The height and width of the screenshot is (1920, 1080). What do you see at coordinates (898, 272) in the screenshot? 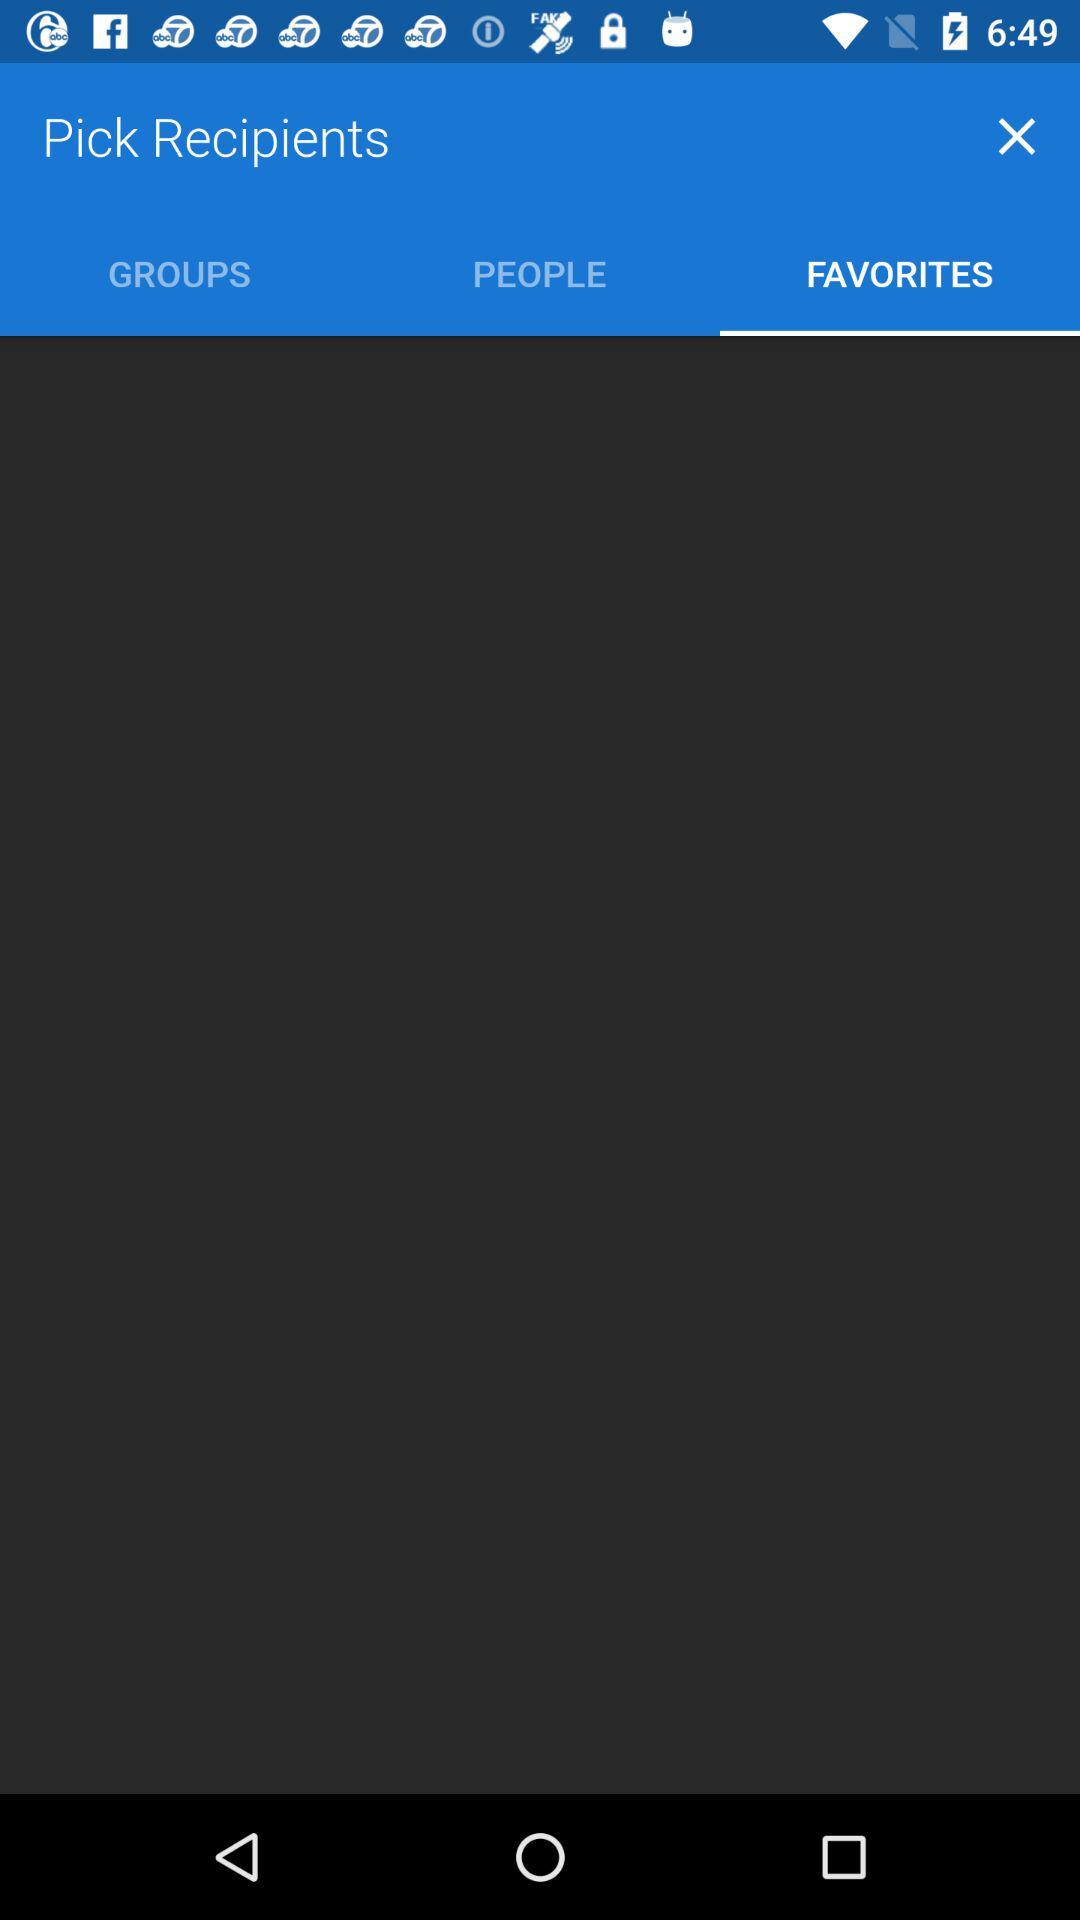
I see `icon next to people item` at bounding box center [898, 272].